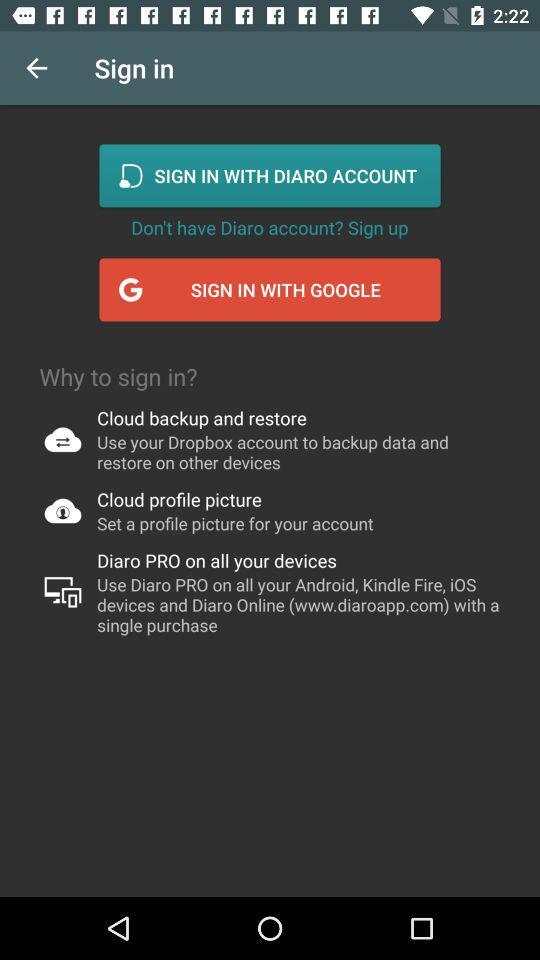  I want to click on the don t have, so click(269, 227).